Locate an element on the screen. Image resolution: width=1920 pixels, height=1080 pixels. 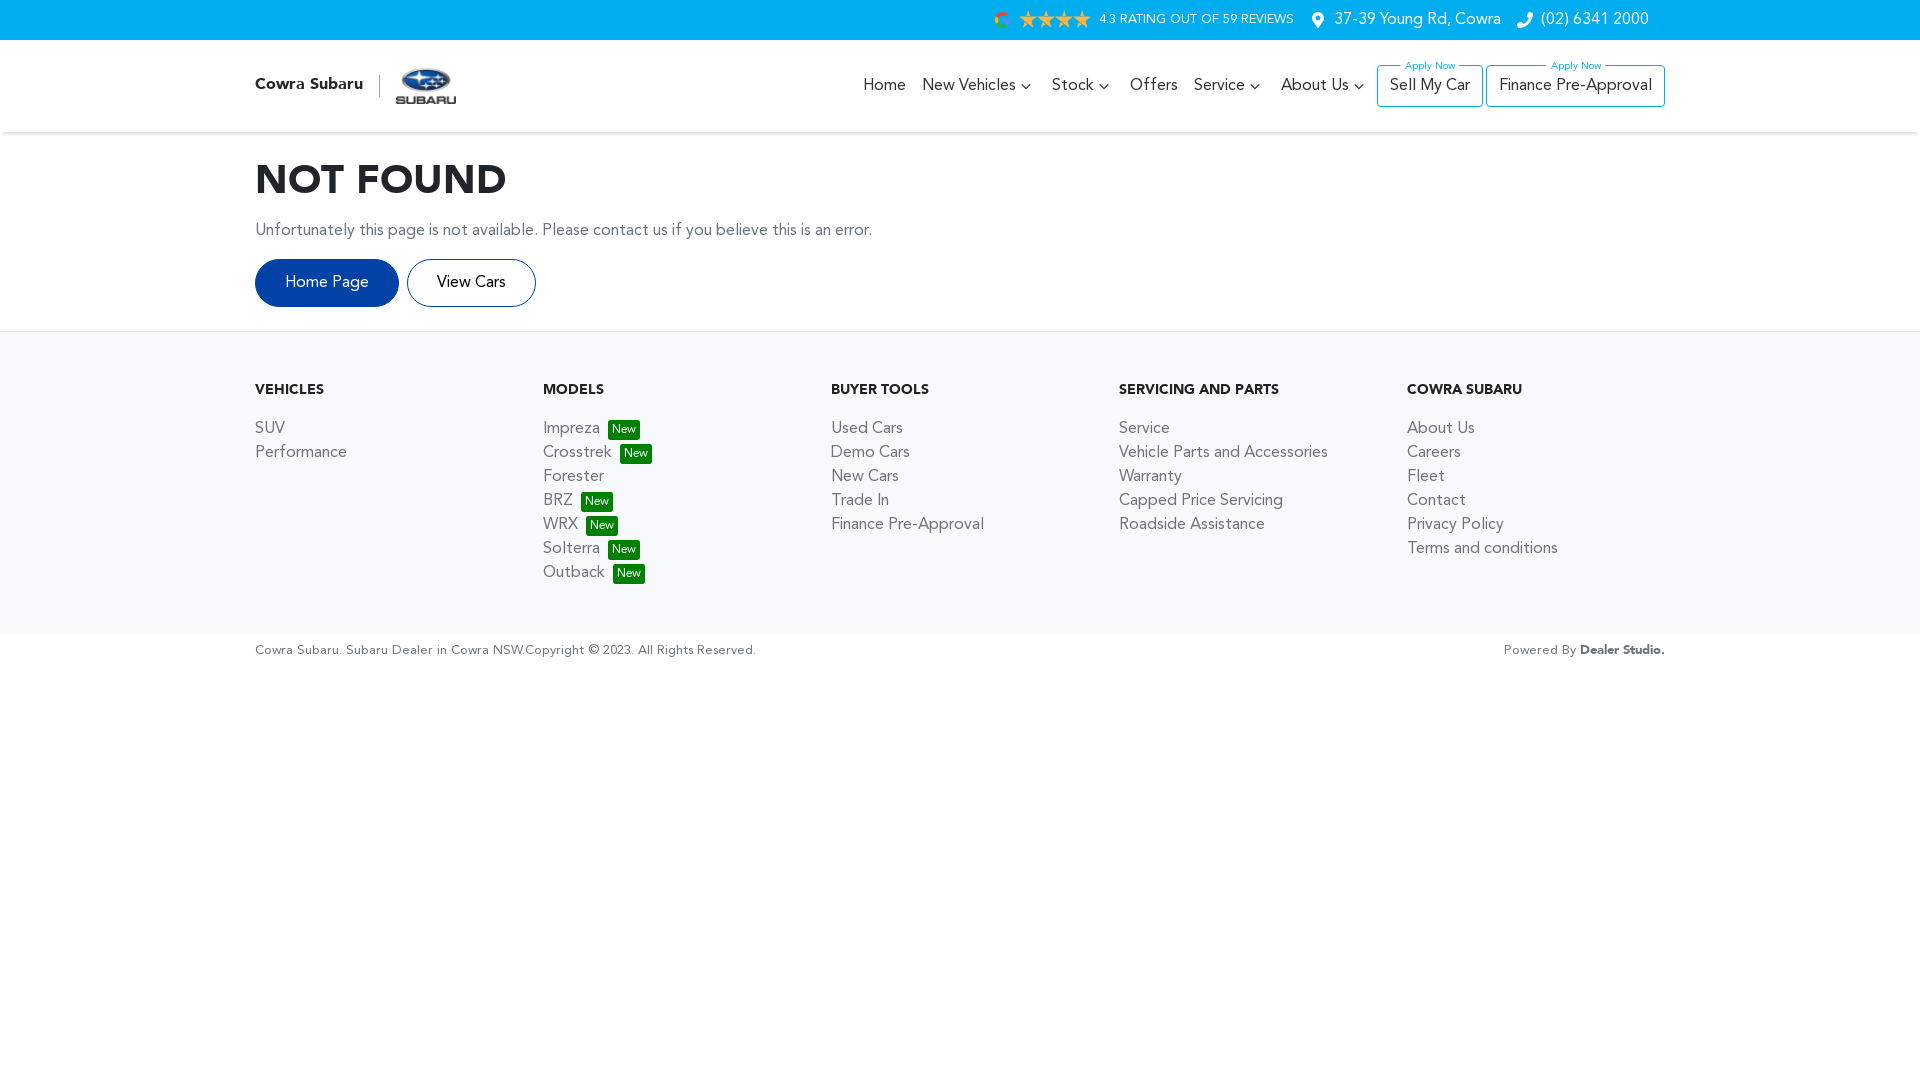
'Trade In' is located at coordinates (859, 500).